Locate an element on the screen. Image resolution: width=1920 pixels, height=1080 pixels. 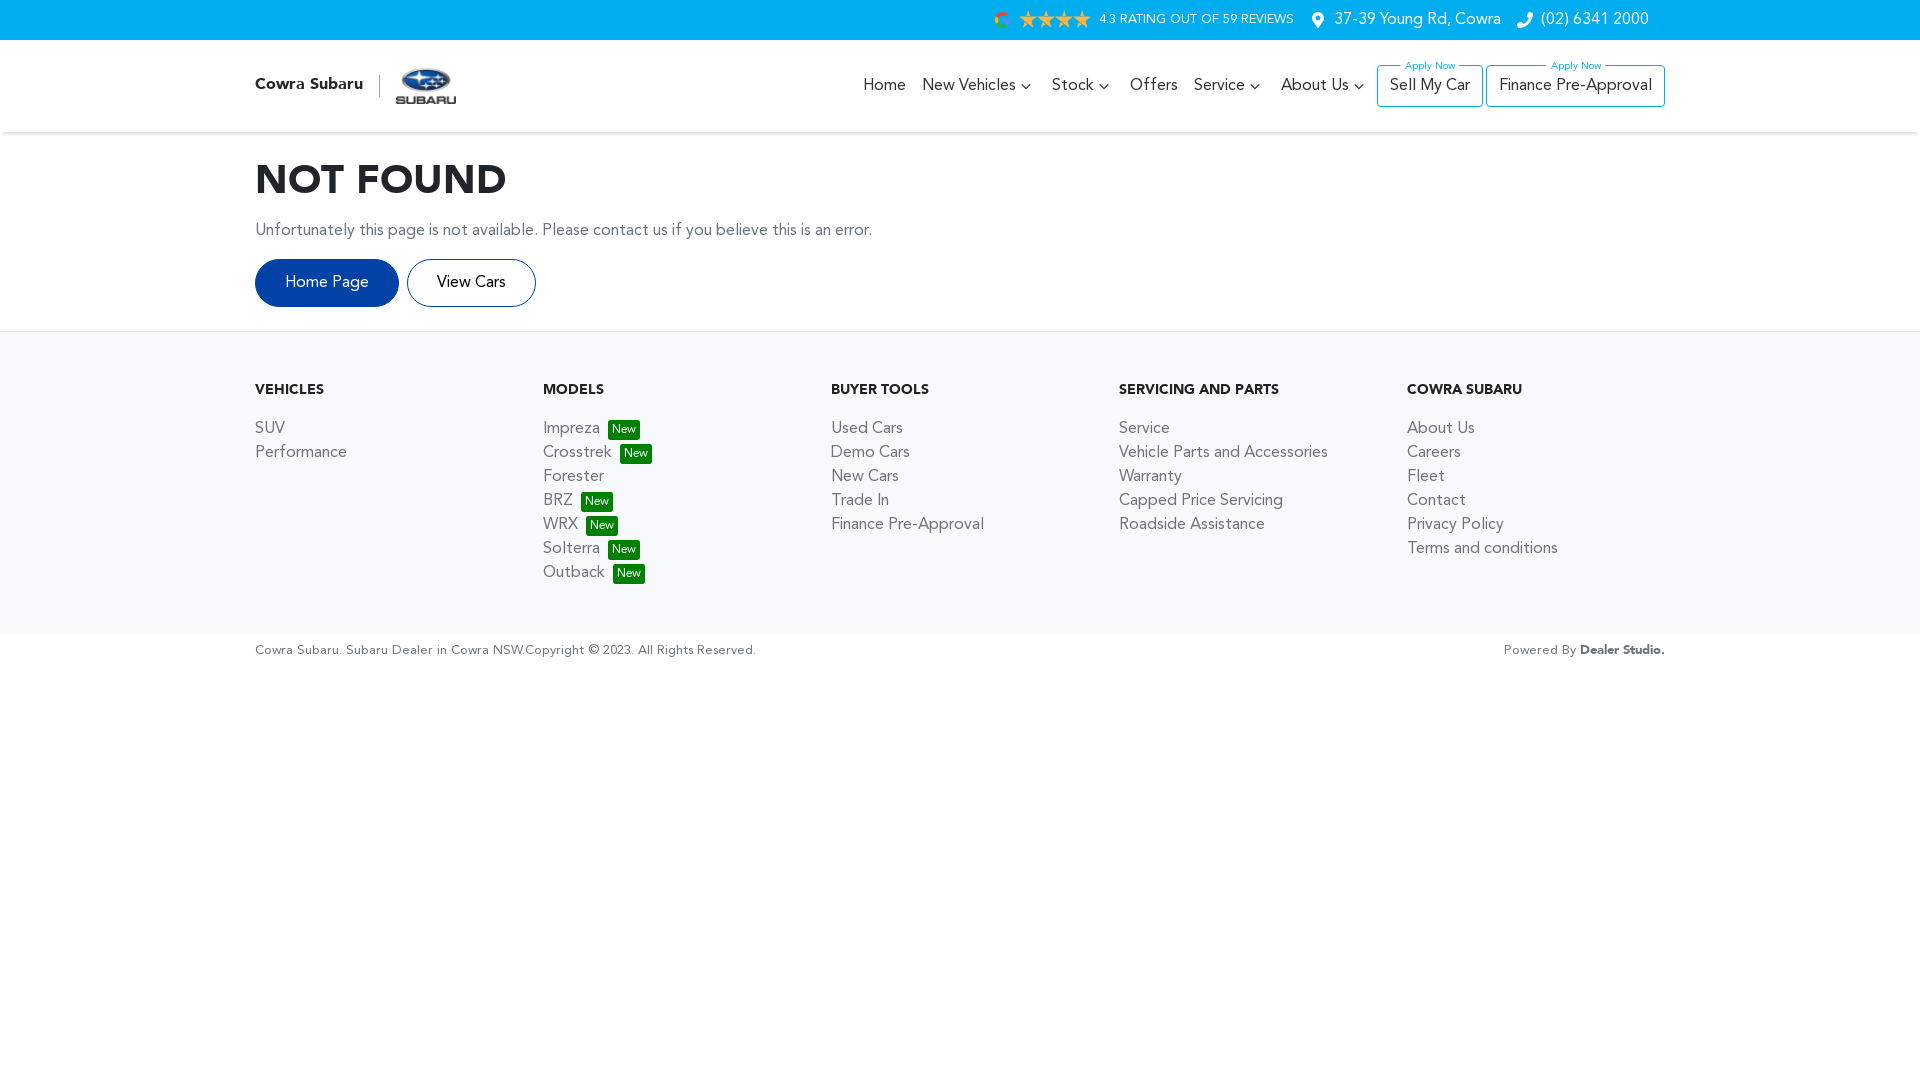
'Trade In' is located at coordinates (859, 500).